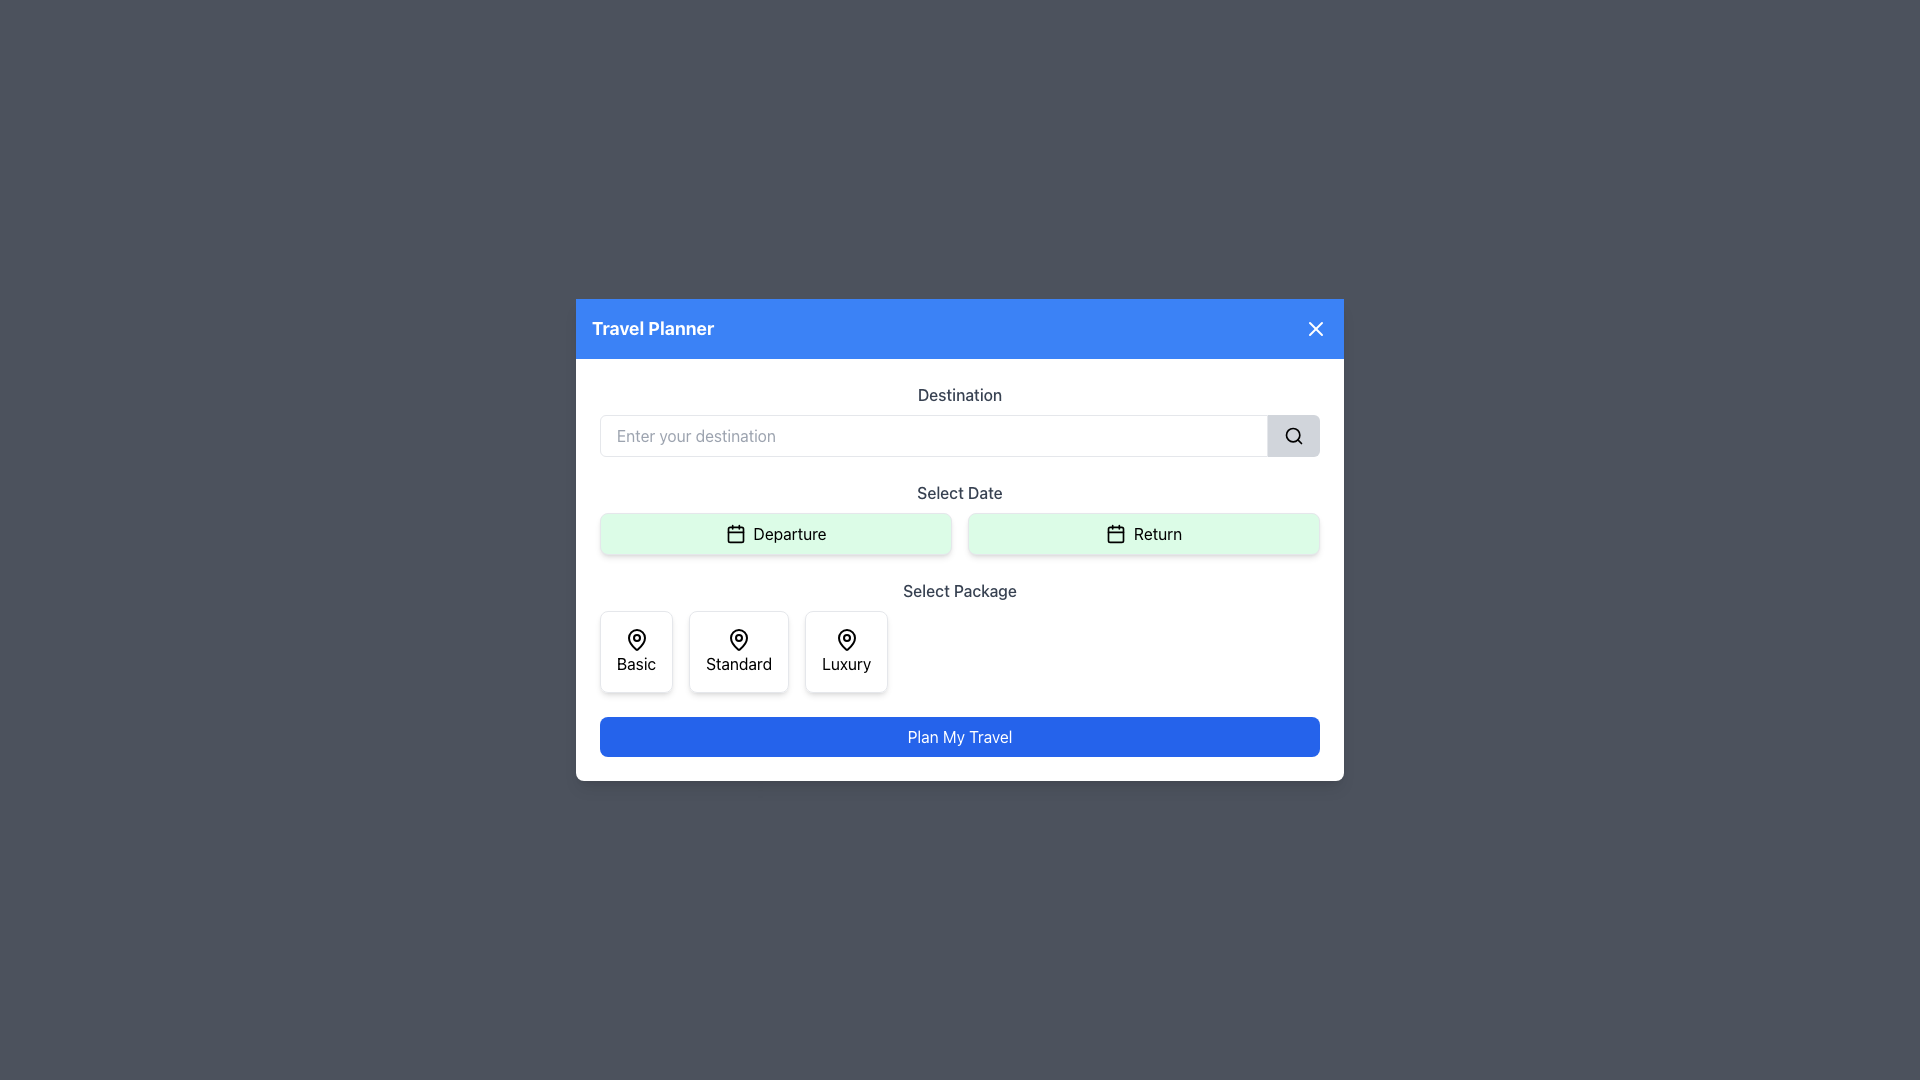  I want to click on the lower-left to upper-right diagonal line of the 'X' shaped icon, which is part of a minimalistic close or dismiss icon, so click(1315, 327).